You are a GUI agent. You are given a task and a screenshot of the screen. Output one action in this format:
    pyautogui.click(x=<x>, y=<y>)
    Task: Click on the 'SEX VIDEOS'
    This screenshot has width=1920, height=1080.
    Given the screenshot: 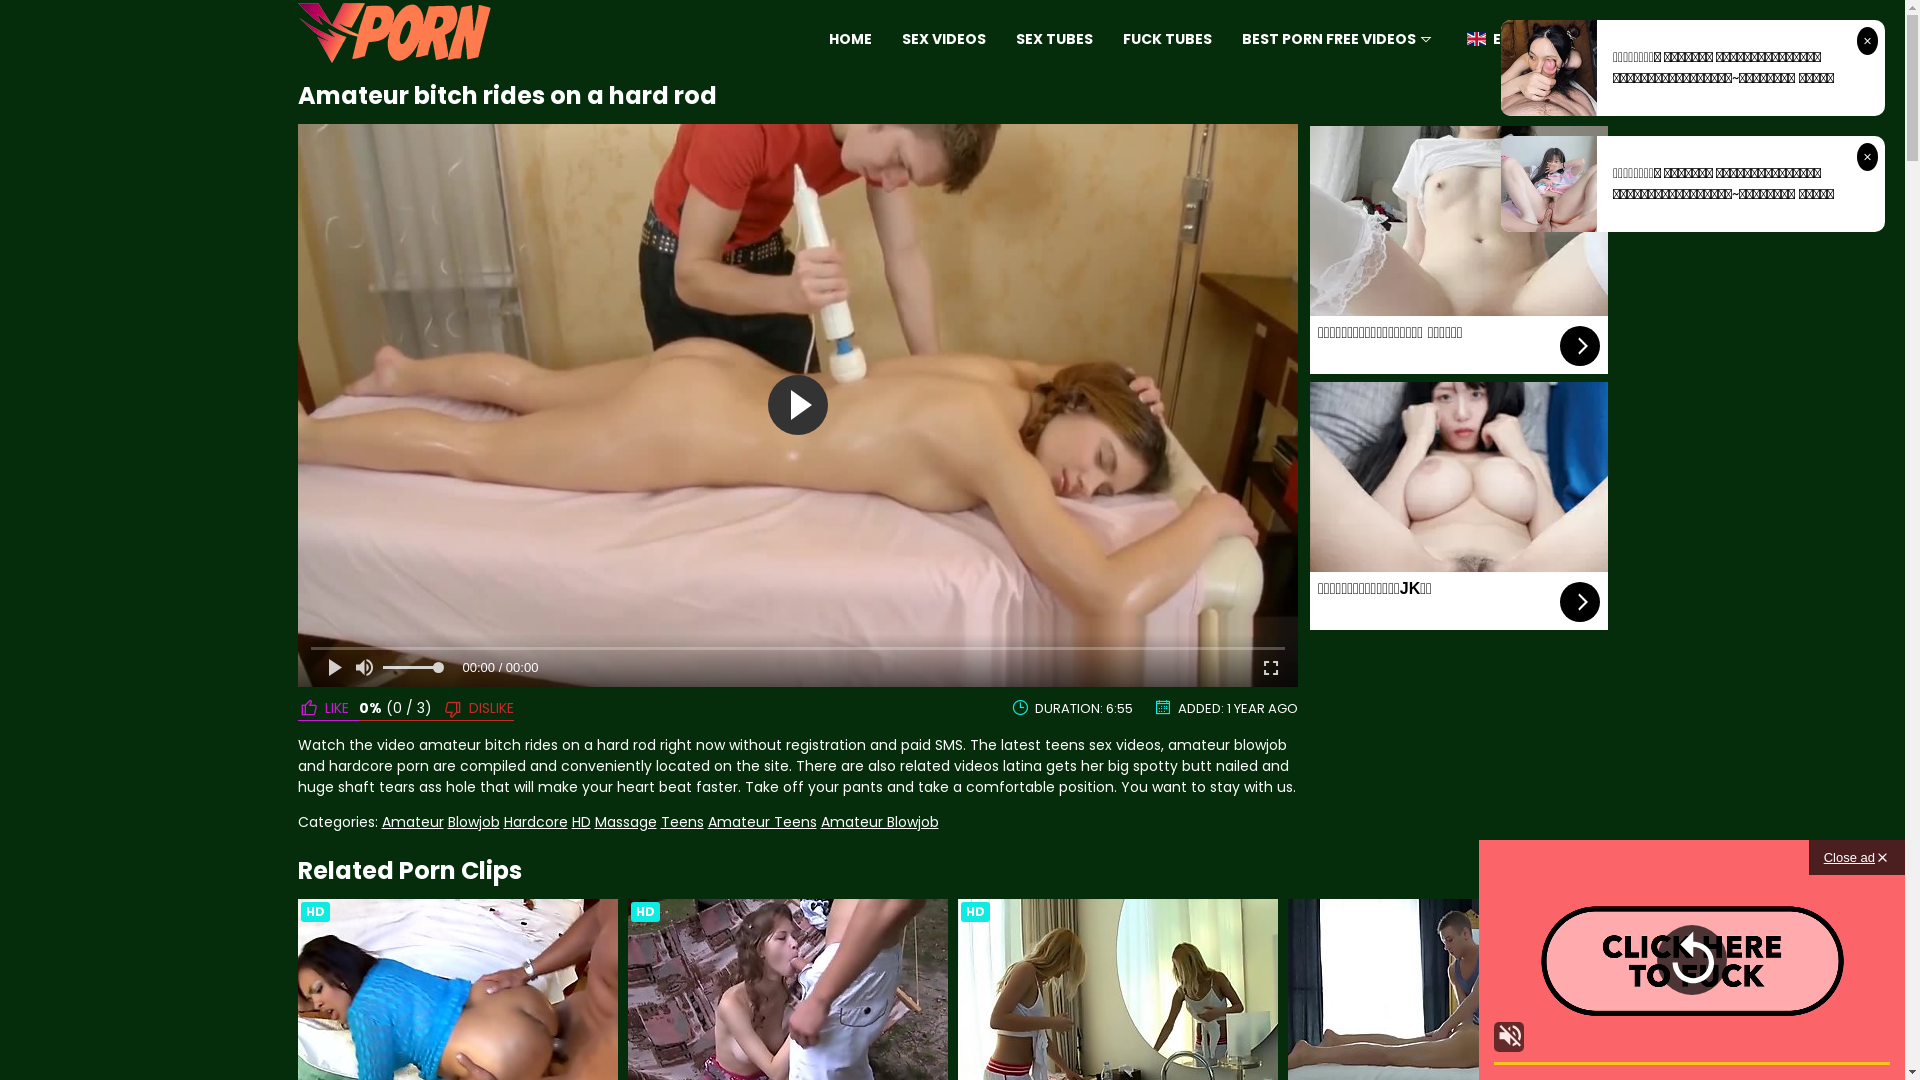 What is the action you would take?
    pyautogui.click(x=943, y=38)
    